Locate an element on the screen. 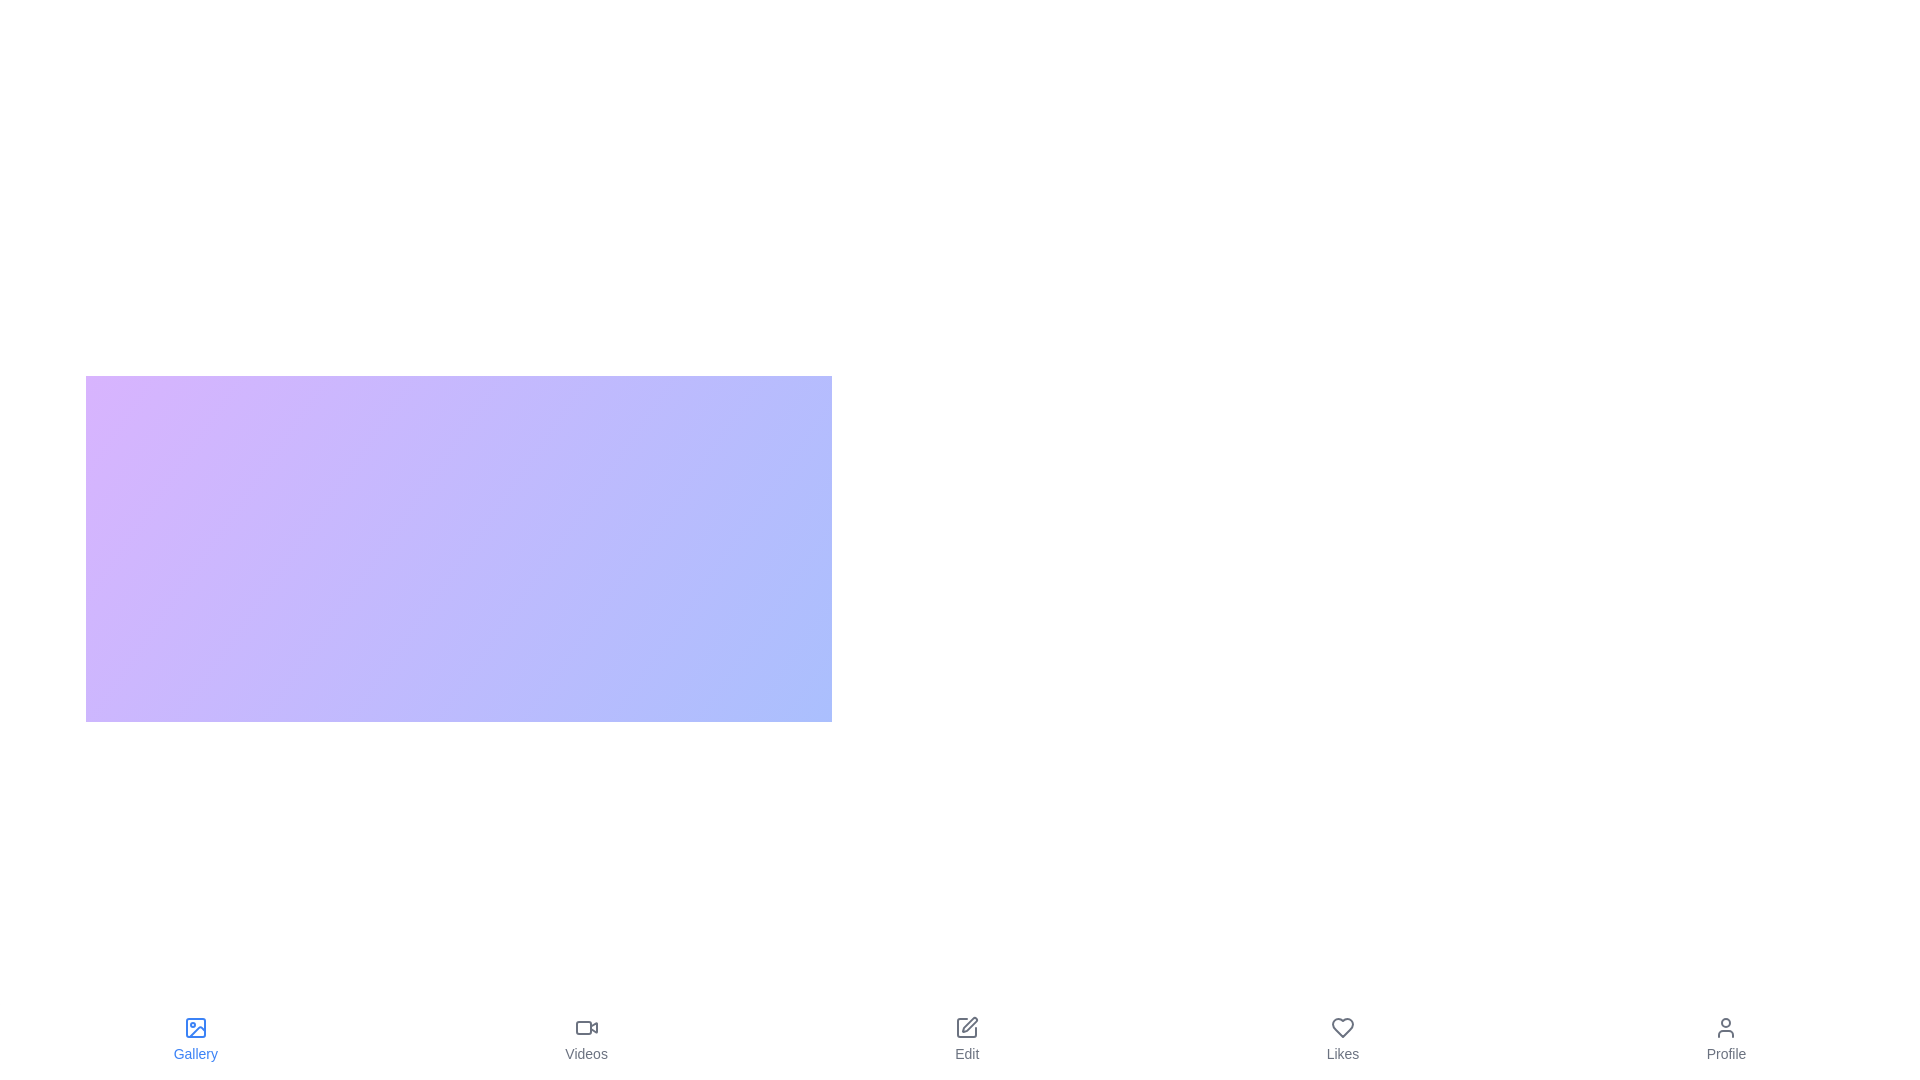 This screenshot has height=1080, width=1920. the tab labeled Profile to observe its hover effect is located at coordinates (1725, 1039).